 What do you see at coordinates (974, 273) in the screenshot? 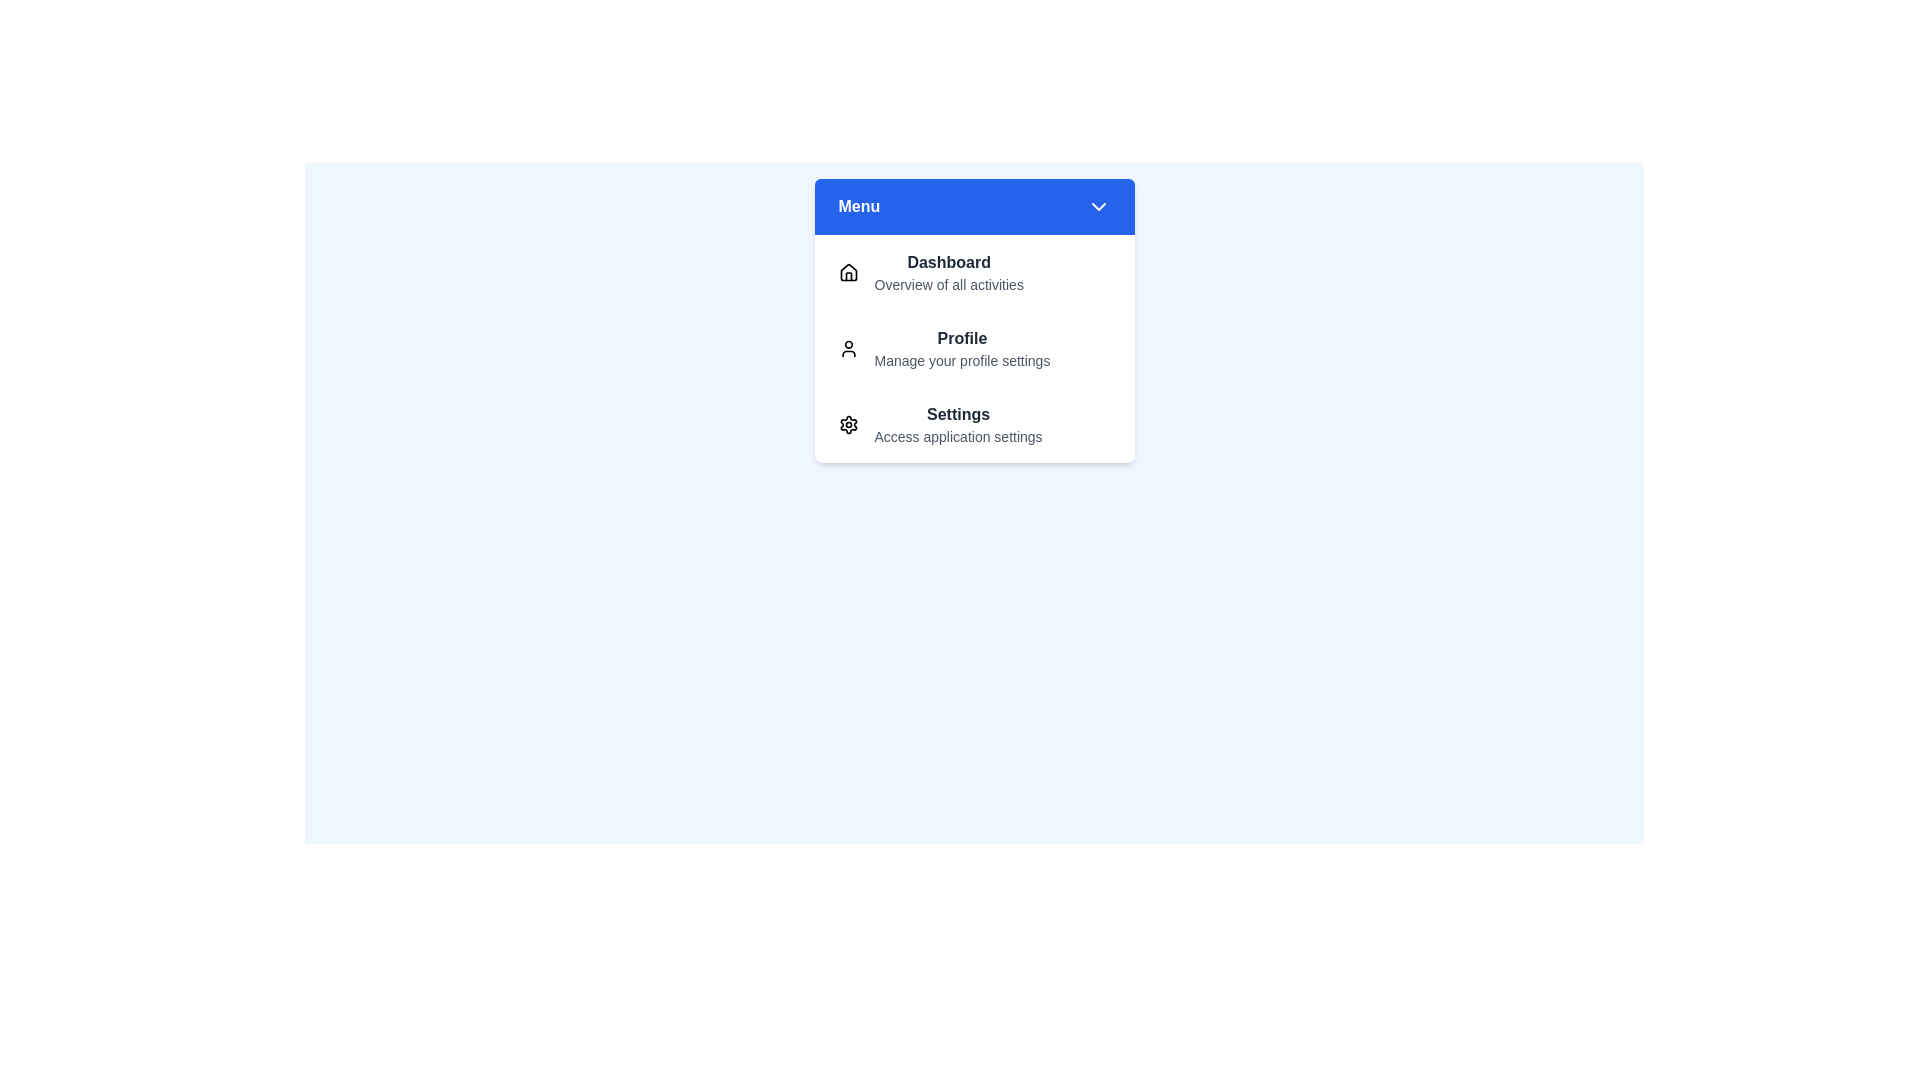
I see `the menu item labeled Dashboard to highlight it` at bounding box center [974, 273].